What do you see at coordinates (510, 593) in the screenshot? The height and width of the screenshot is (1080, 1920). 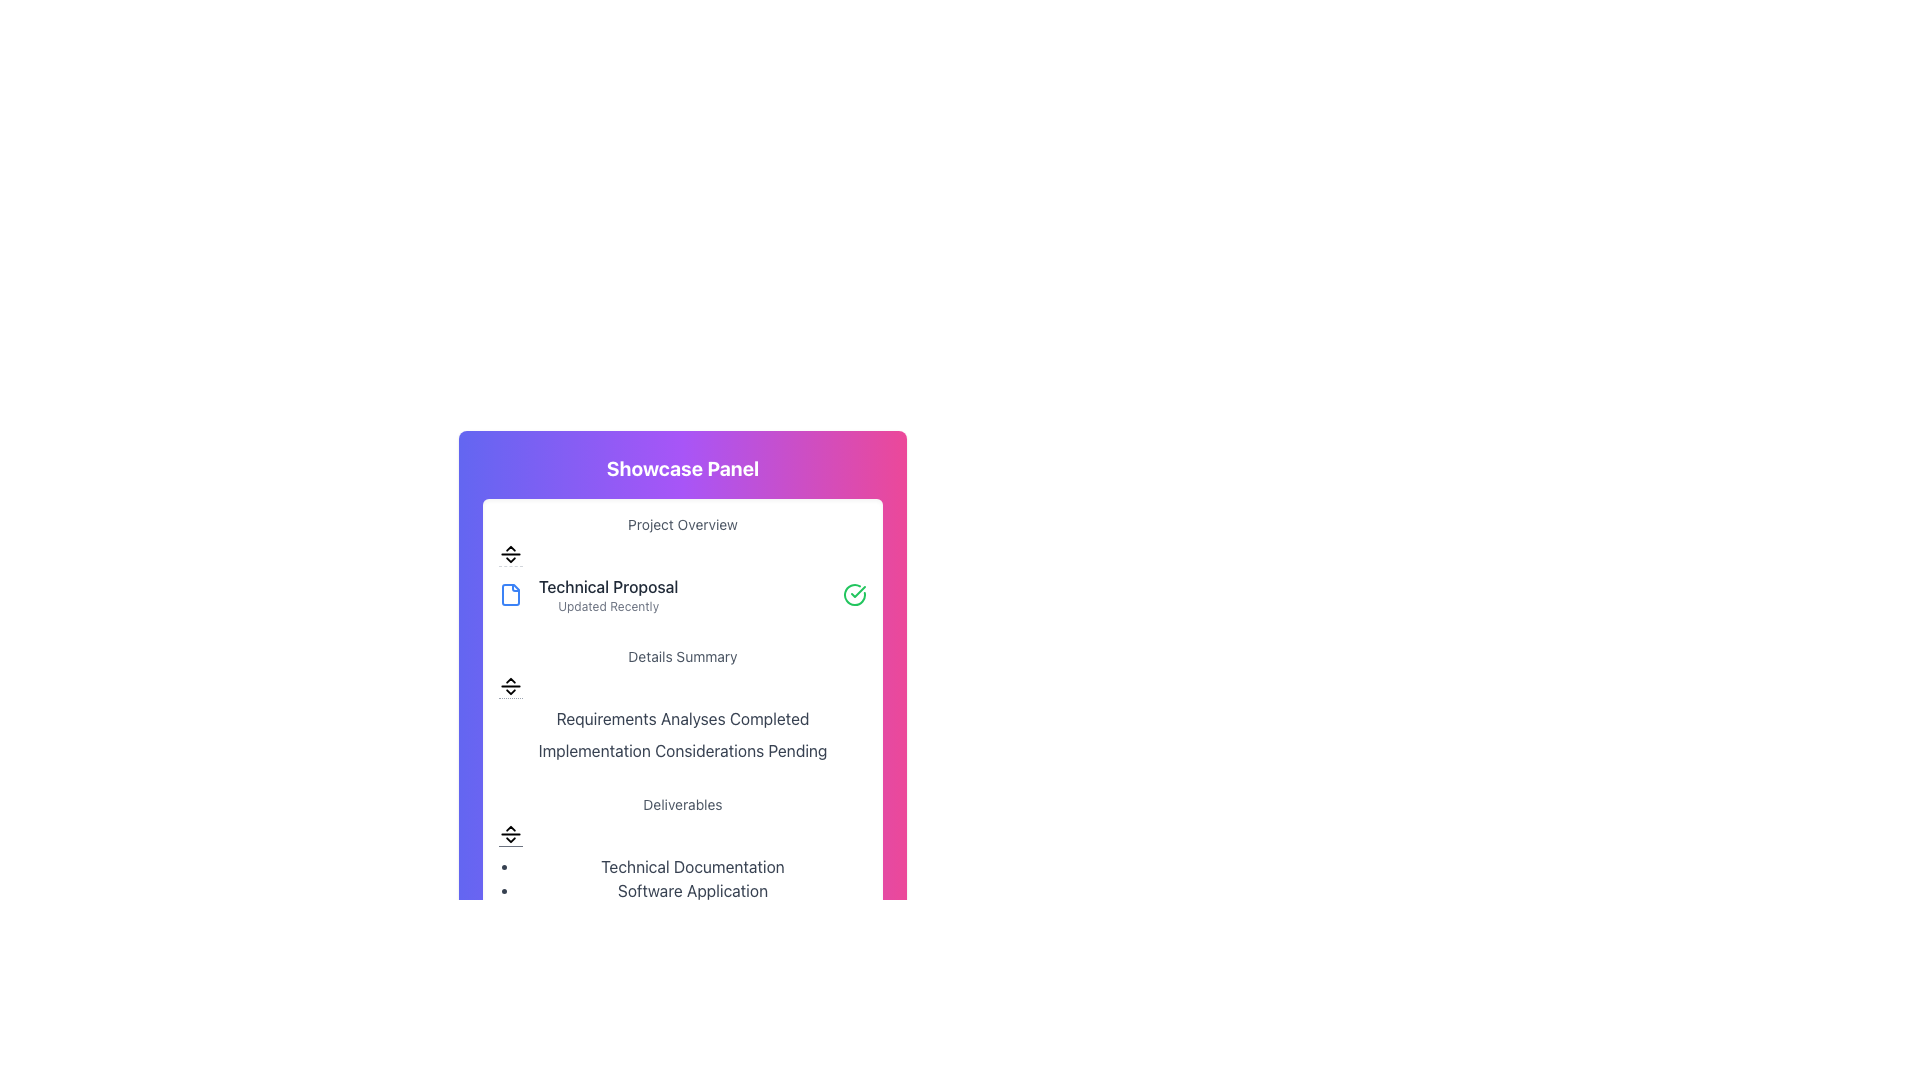 I see `the blue document icon located to the left of the 'Technical Proposal' text in the 'Showcase Panel' section, positioned below 'Project Overview' and above 'Details Summary'` at bounding box center [510, 593].